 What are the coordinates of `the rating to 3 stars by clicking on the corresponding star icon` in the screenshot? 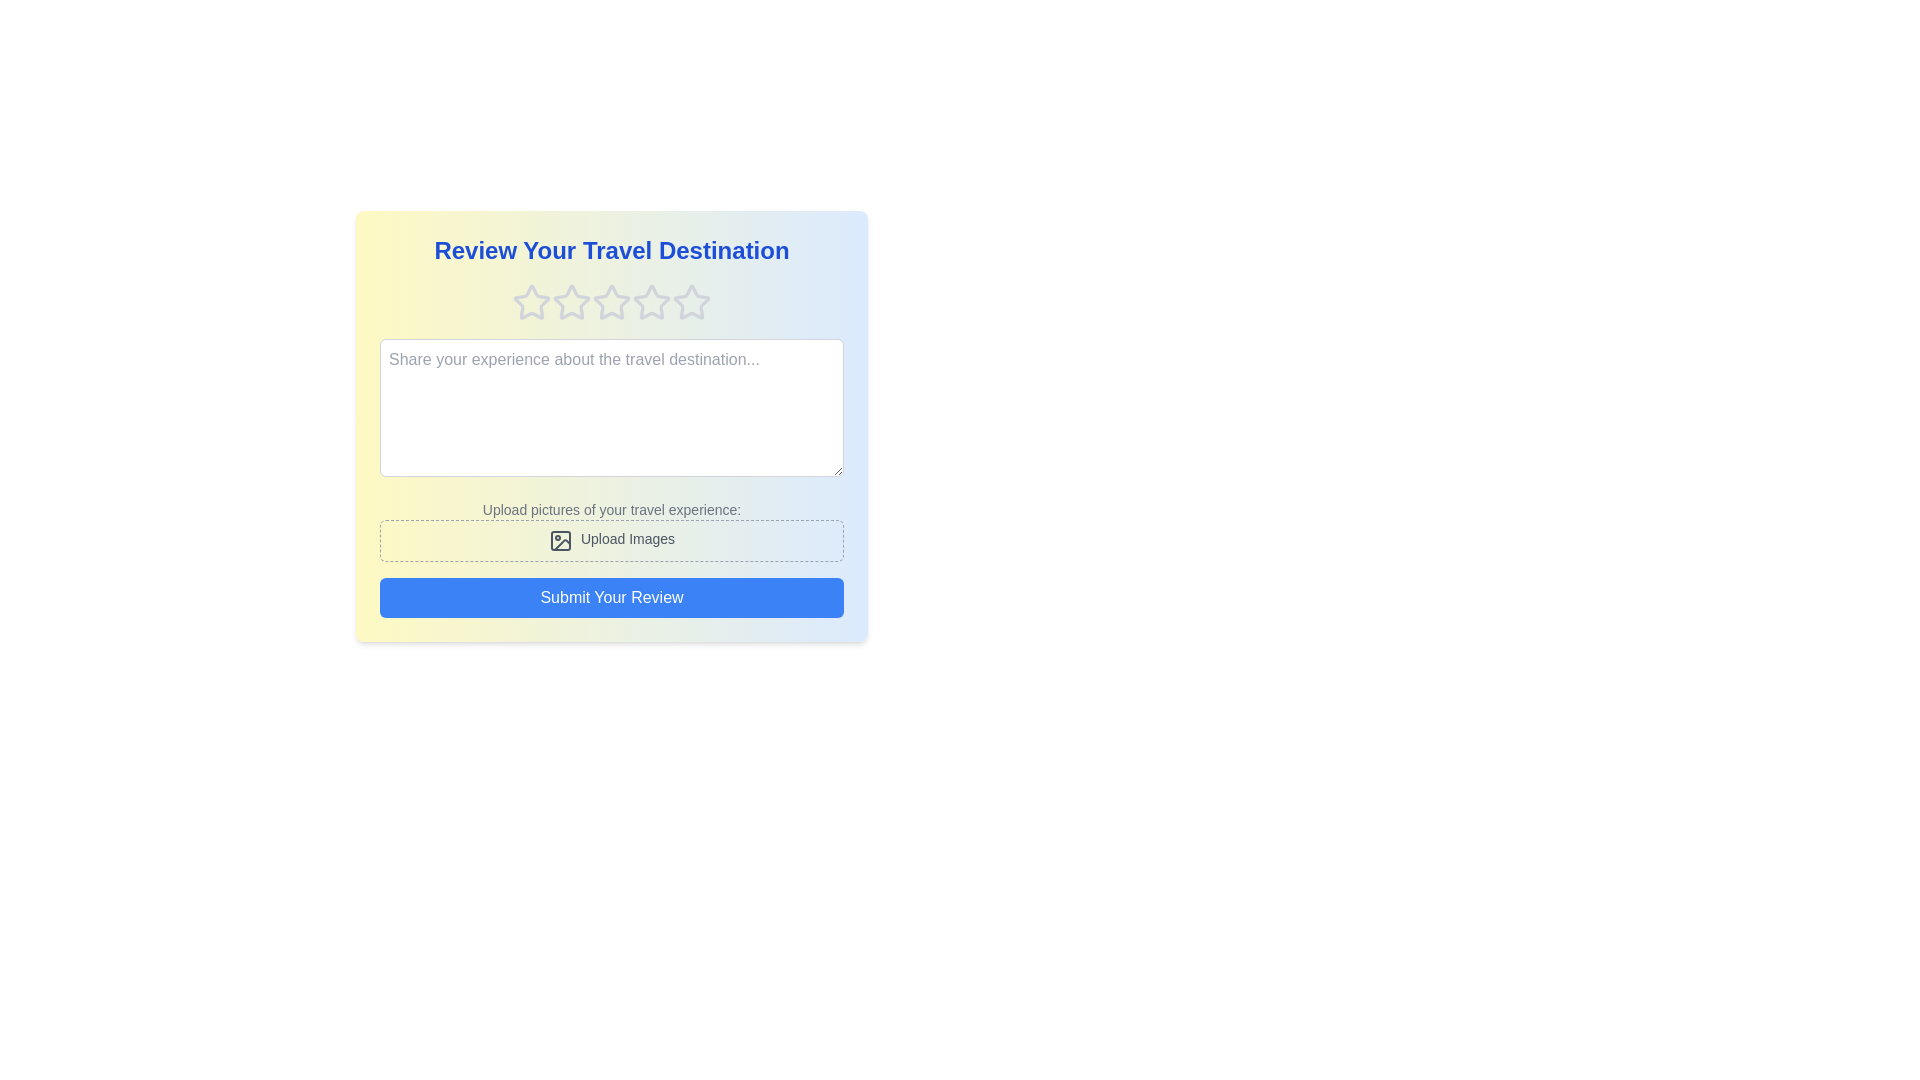 It's located at (610, 303).